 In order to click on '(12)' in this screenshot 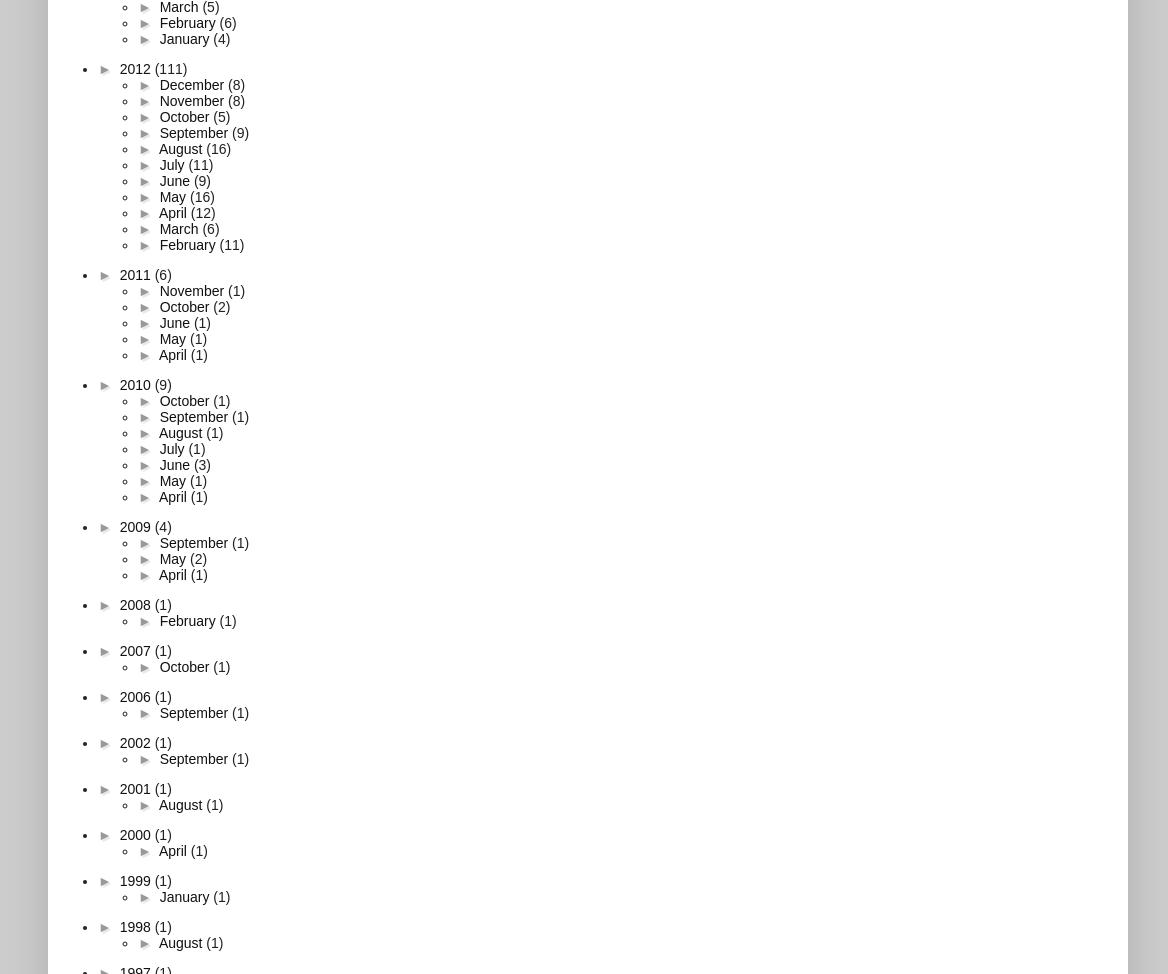, I will do `click(202, 212)`.